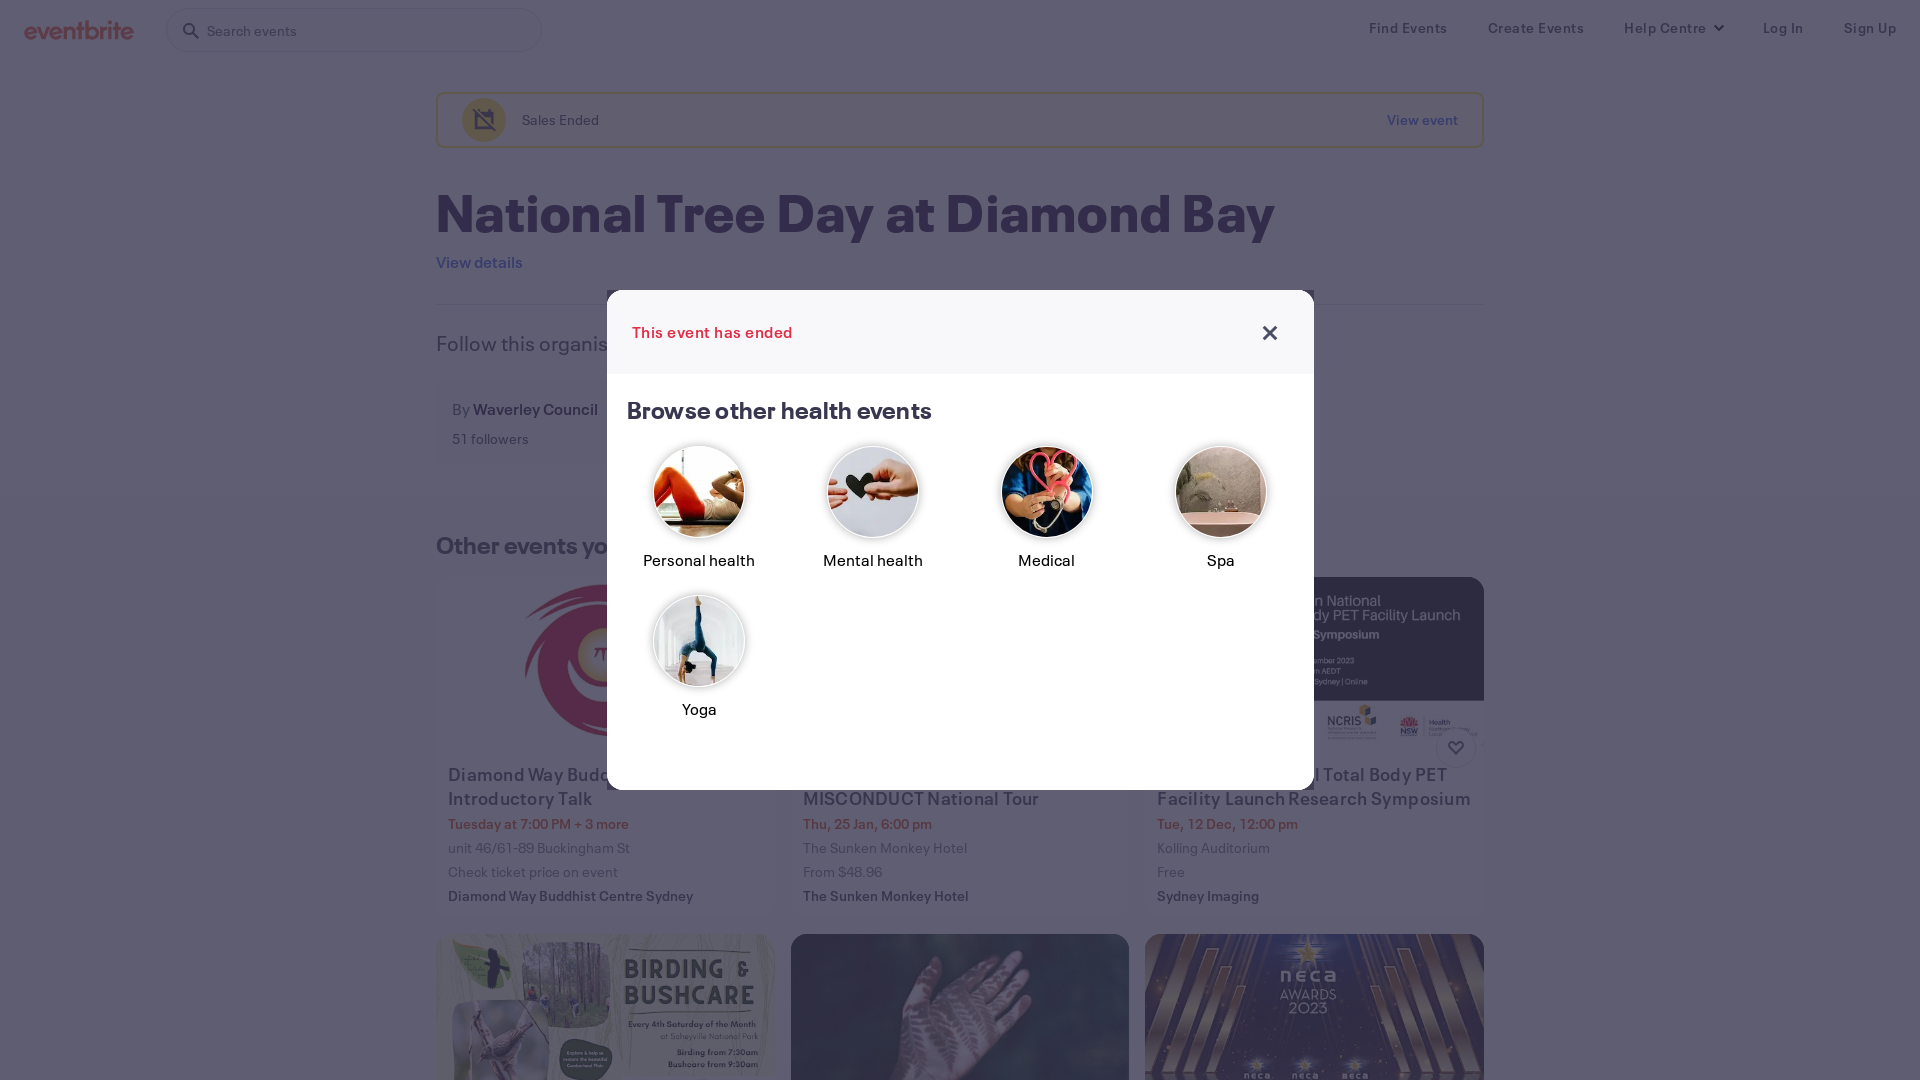  What do you see at coordinates (699, 665) in the screenshot?
I see `'Yoga'` at bounding box center [699, 665].